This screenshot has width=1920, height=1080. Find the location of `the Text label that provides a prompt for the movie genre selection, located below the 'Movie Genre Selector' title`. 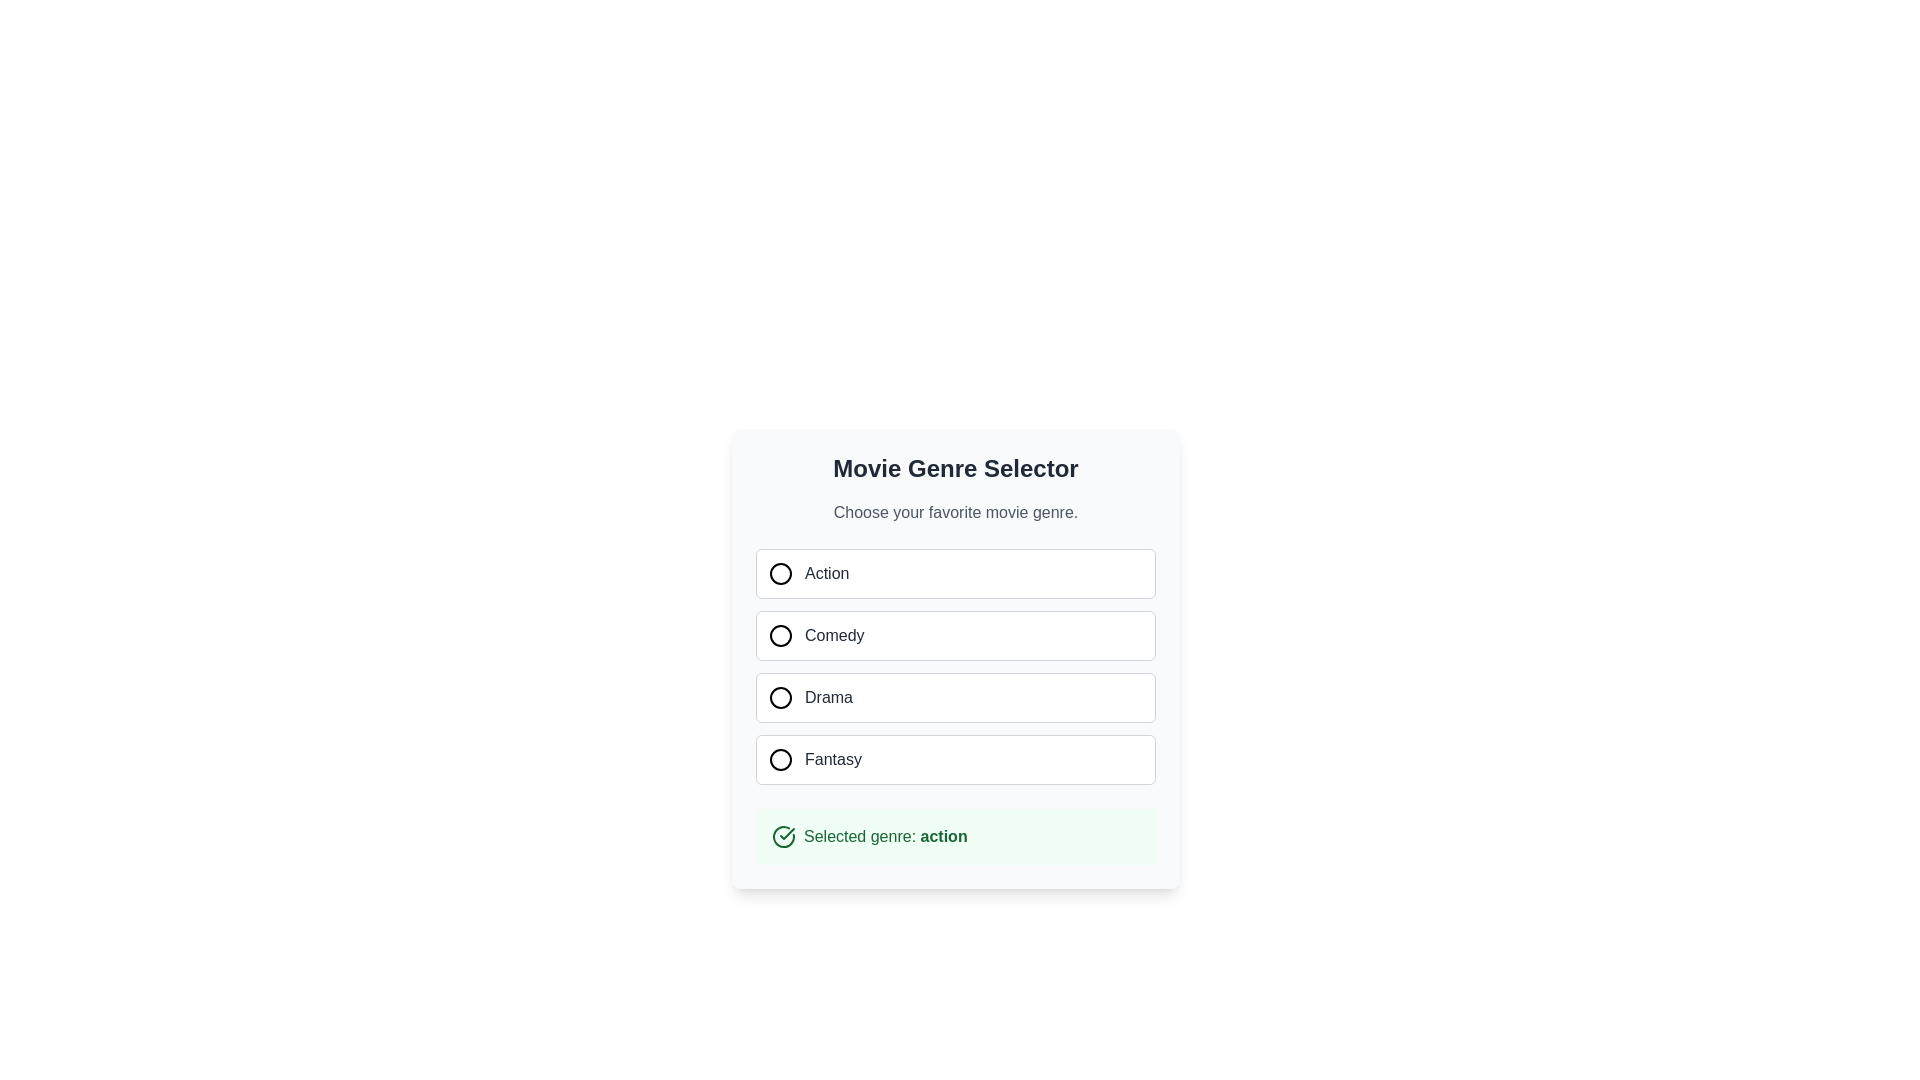

the Text label that provides a prompt for the movie genre selection, located below the 'Movie Genre Selector' title is located at coordinates (954, 512).